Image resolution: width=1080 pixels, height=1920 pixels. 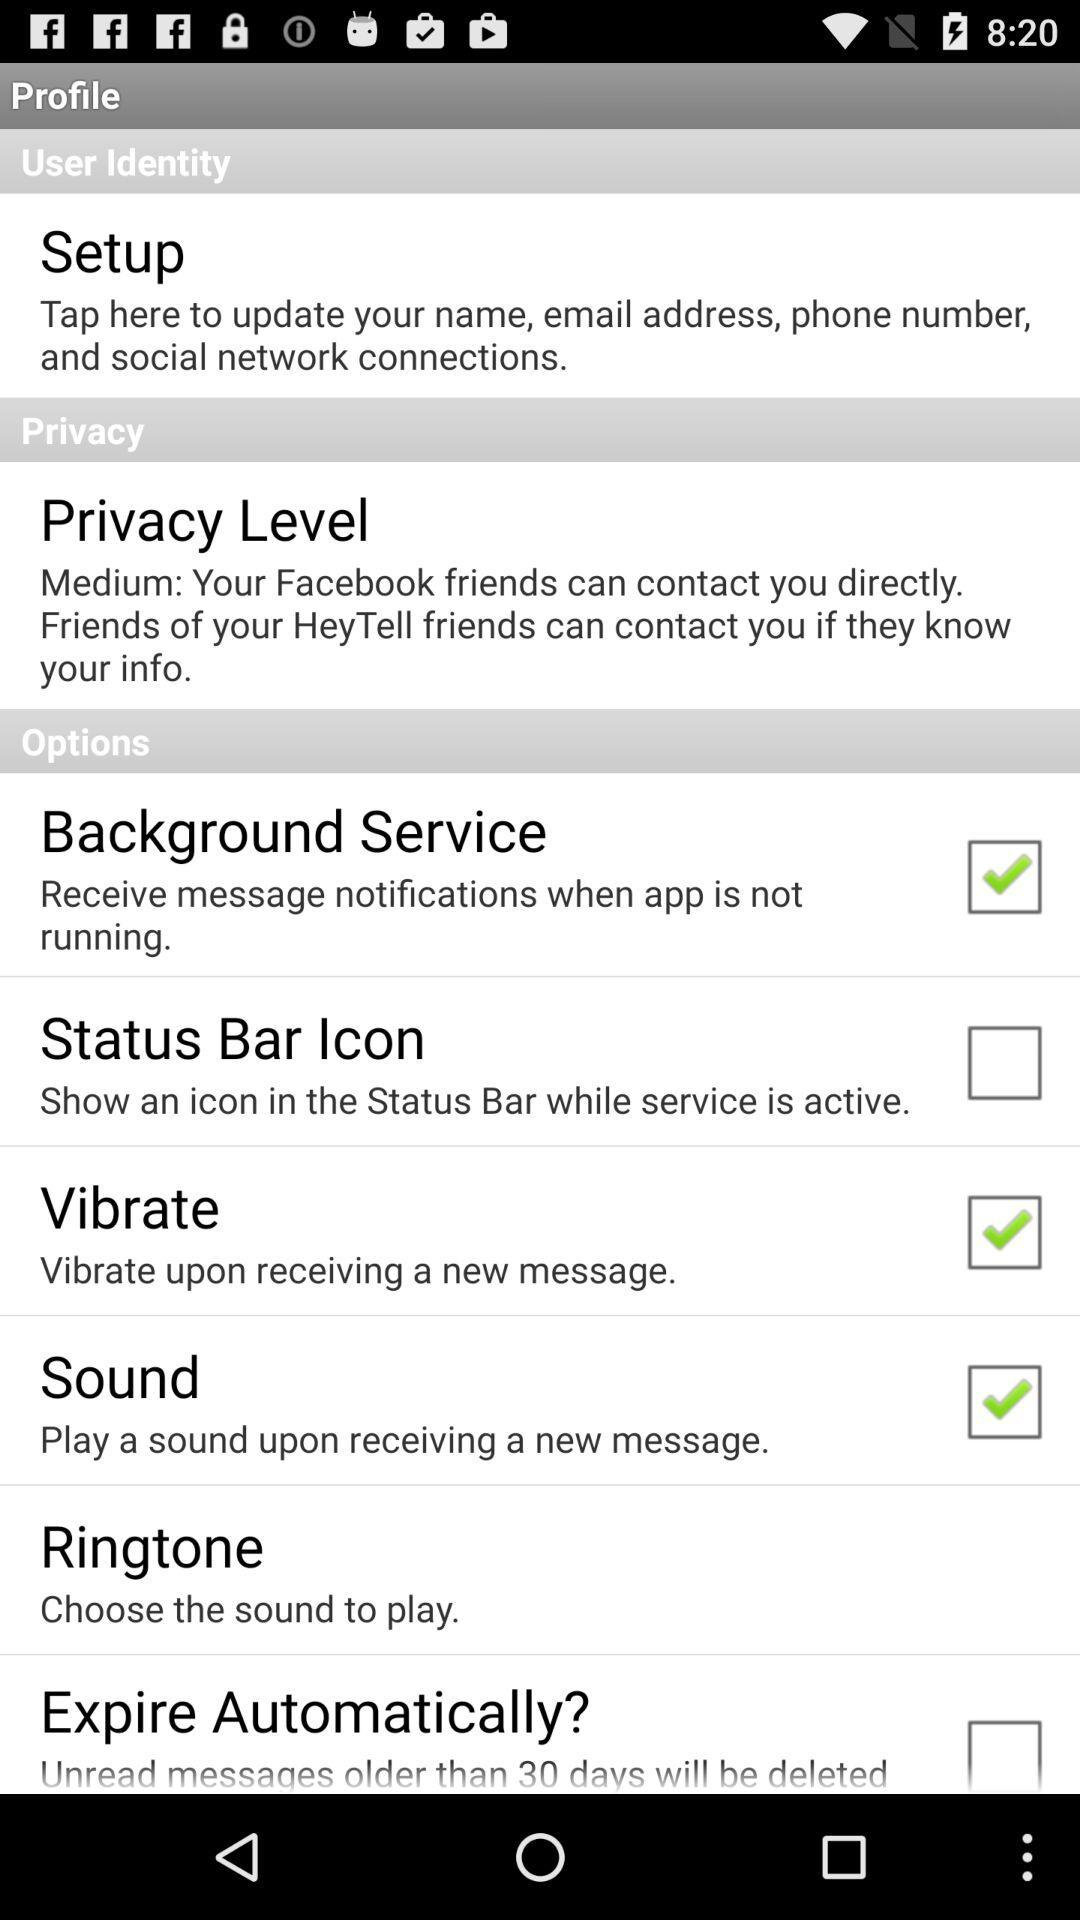 I want to click on the privacy level item, so click(x=204, y=517).